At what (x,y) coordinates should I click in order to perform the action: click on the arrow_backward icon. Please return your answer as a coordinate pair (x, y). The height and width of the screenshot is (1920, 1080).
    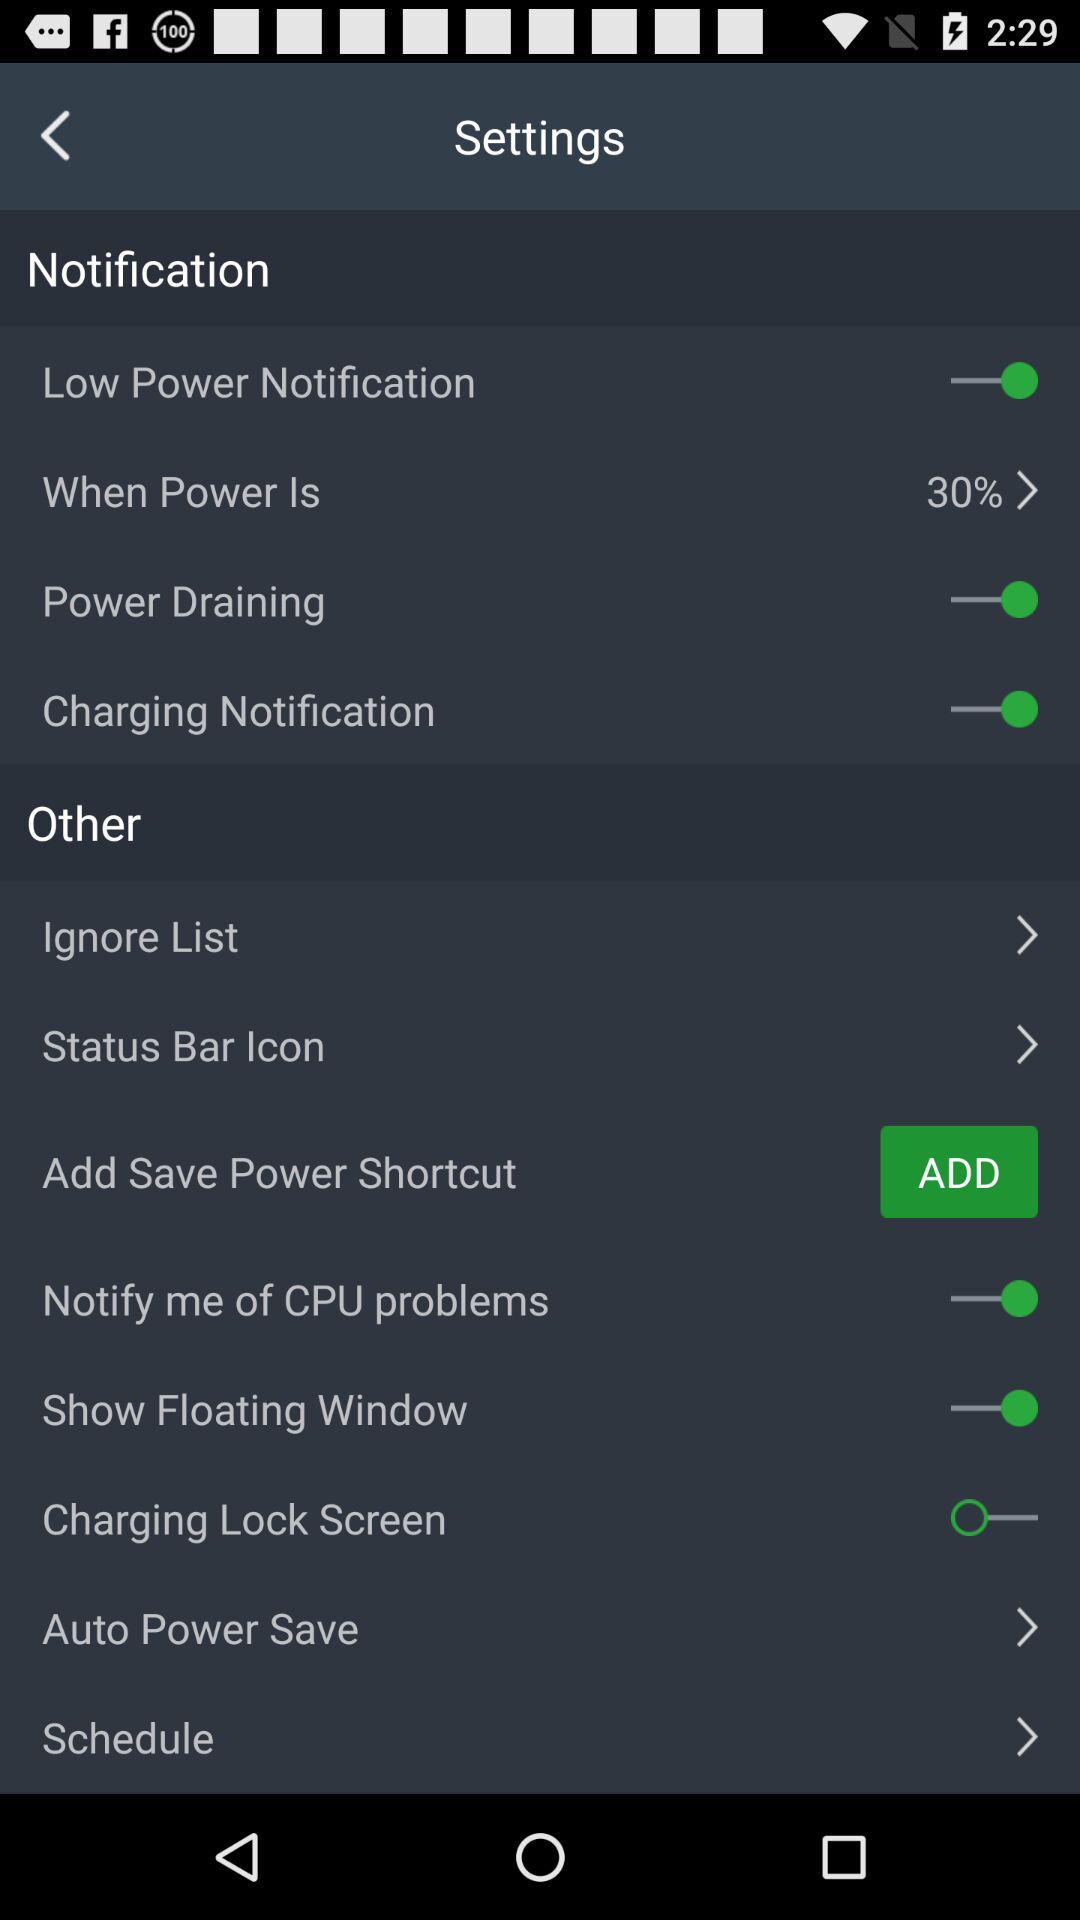
    Looking at the image, I should click on (55, 145).